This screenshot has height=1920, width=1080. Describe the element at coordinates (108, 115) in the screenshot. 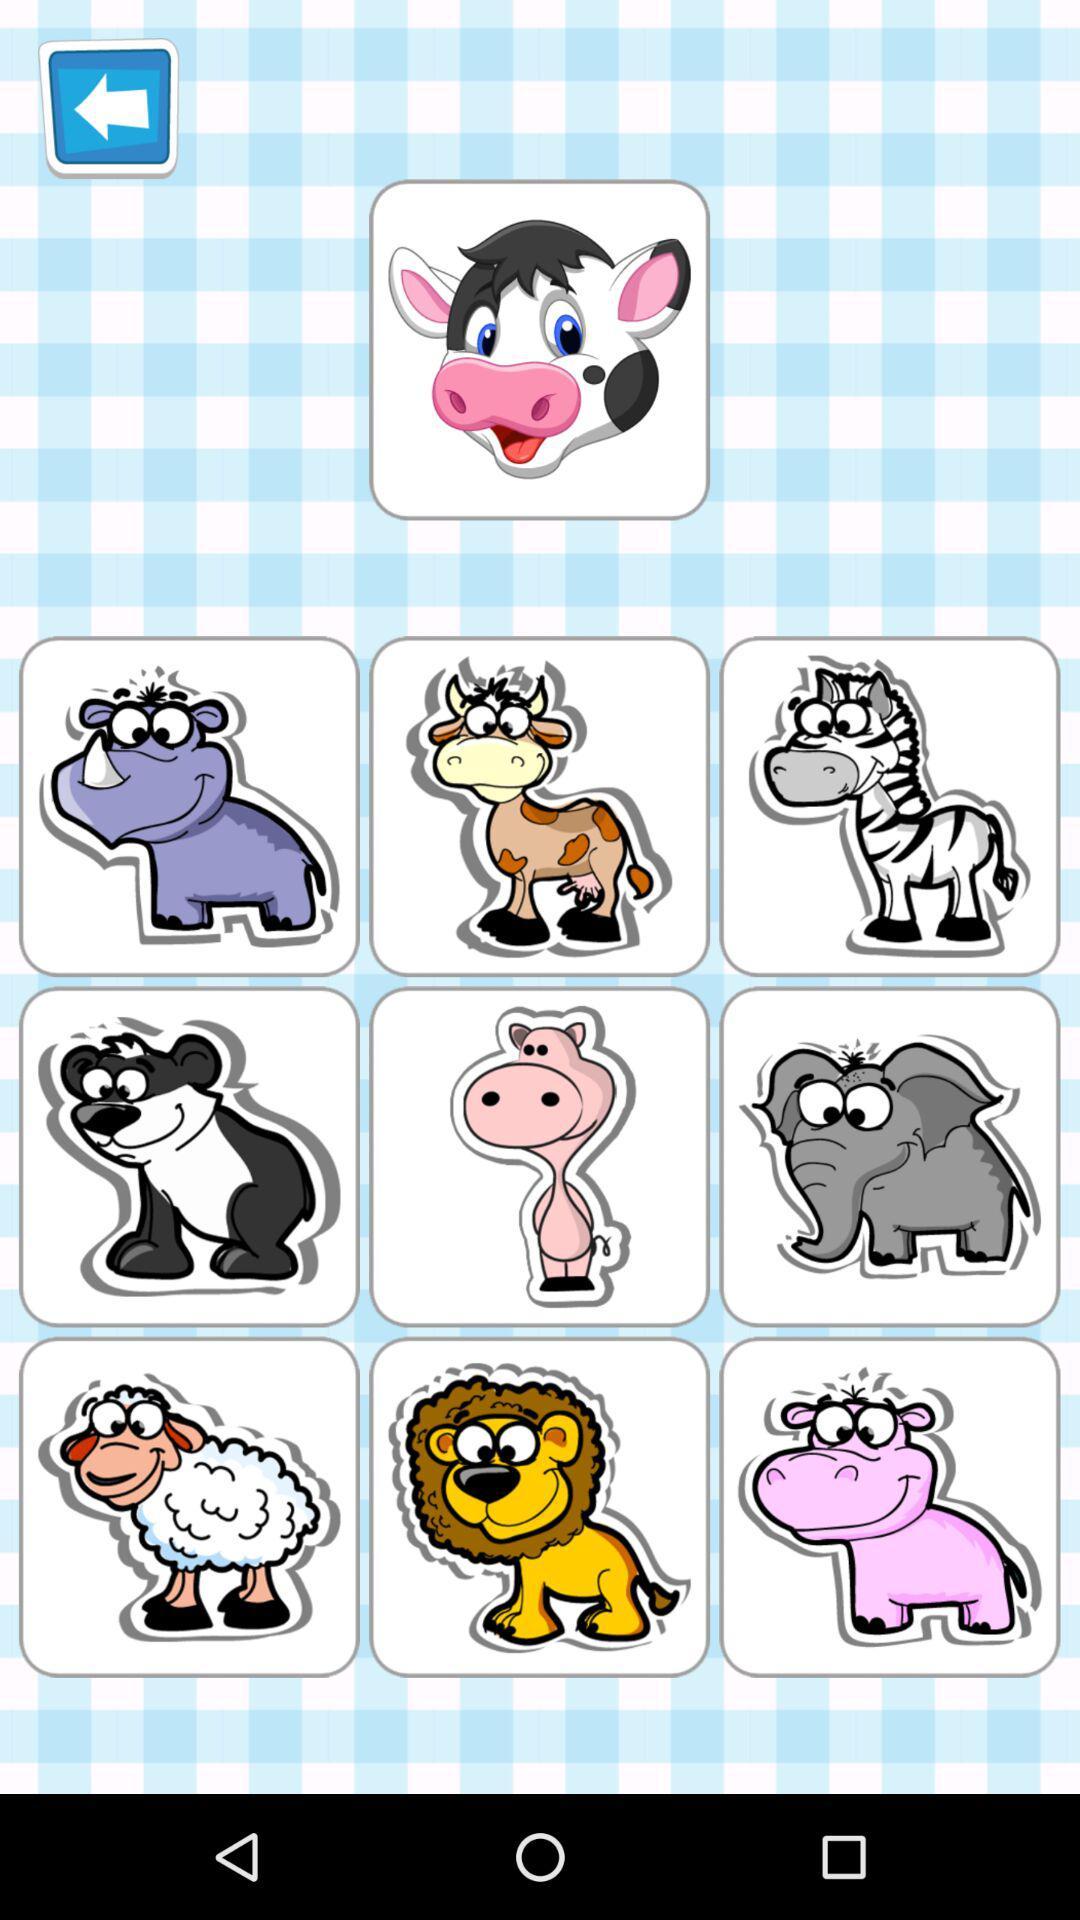

I see `the arrow_backward icon` at that location.